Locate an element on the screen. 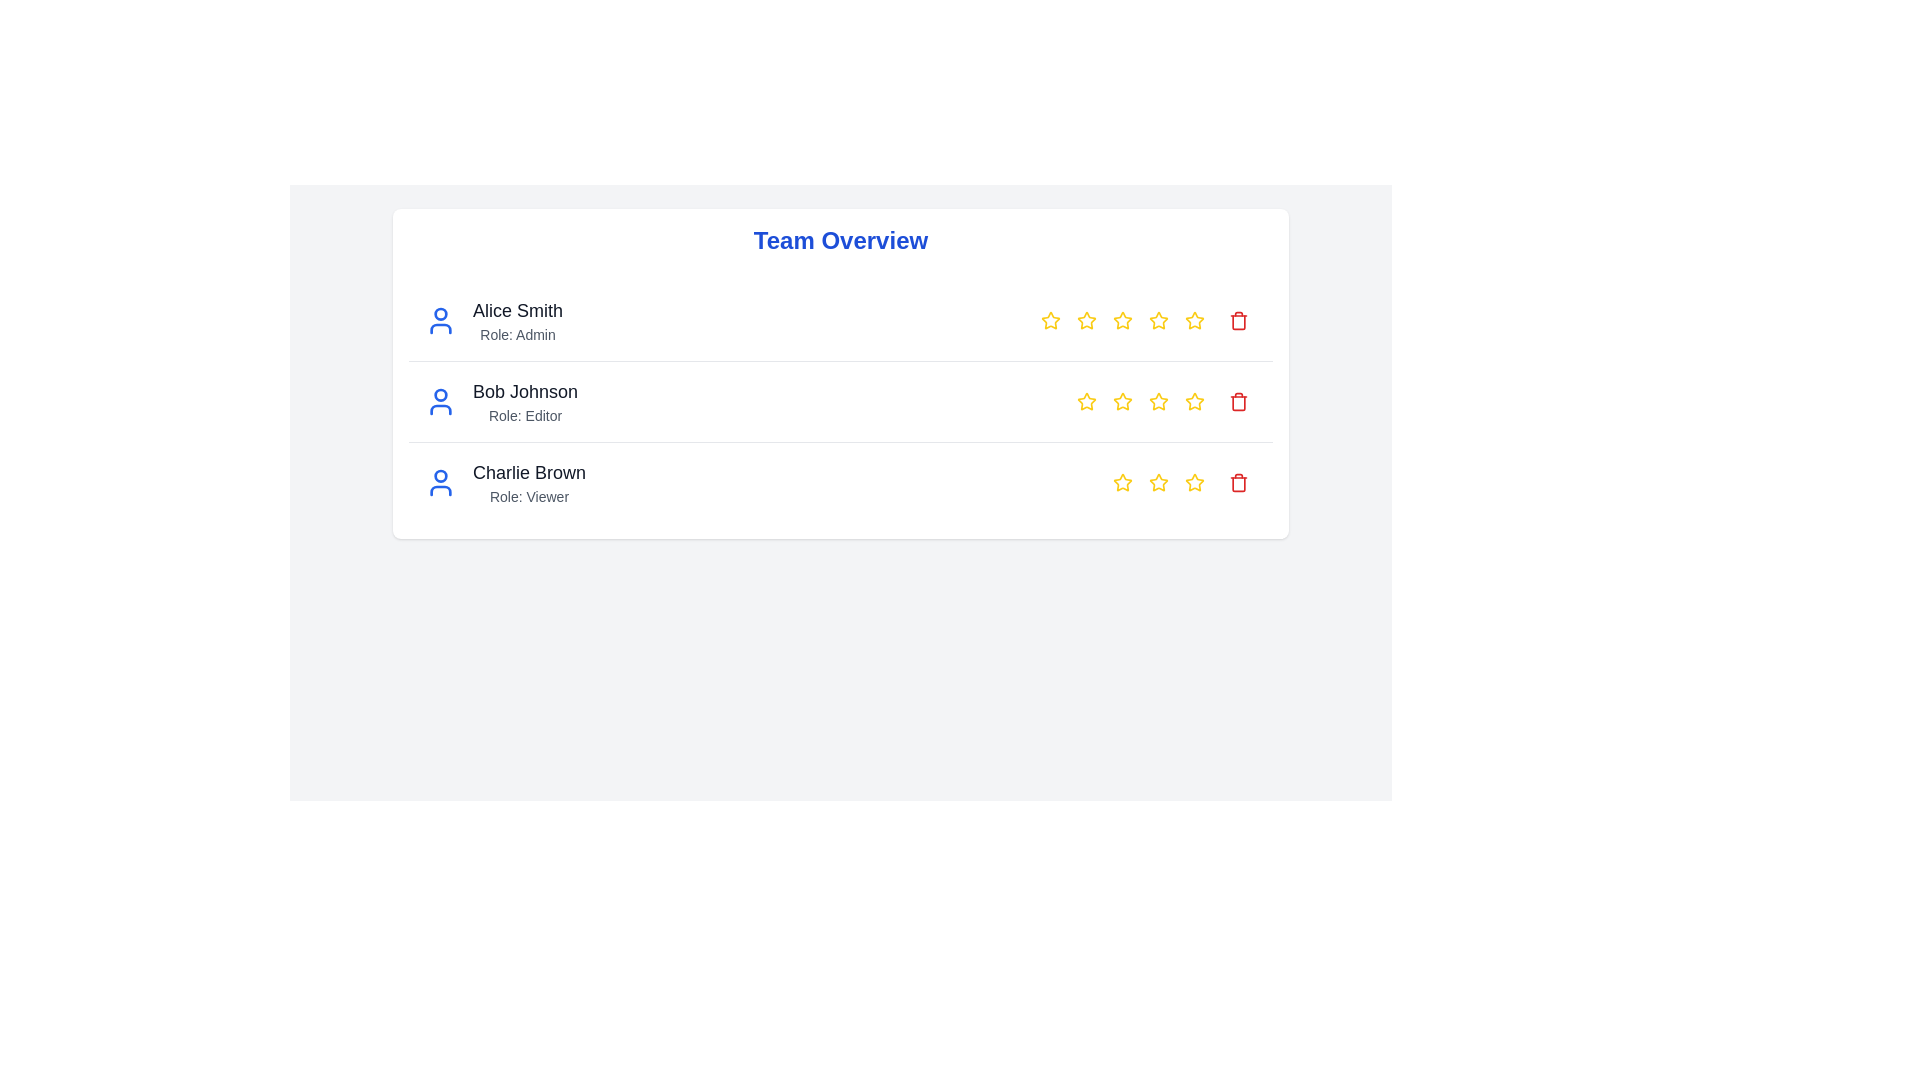  the red trash icon button located at the rightmost end of the row corresponding to 'Alice Smith' is located at coordinates (1237, 319).